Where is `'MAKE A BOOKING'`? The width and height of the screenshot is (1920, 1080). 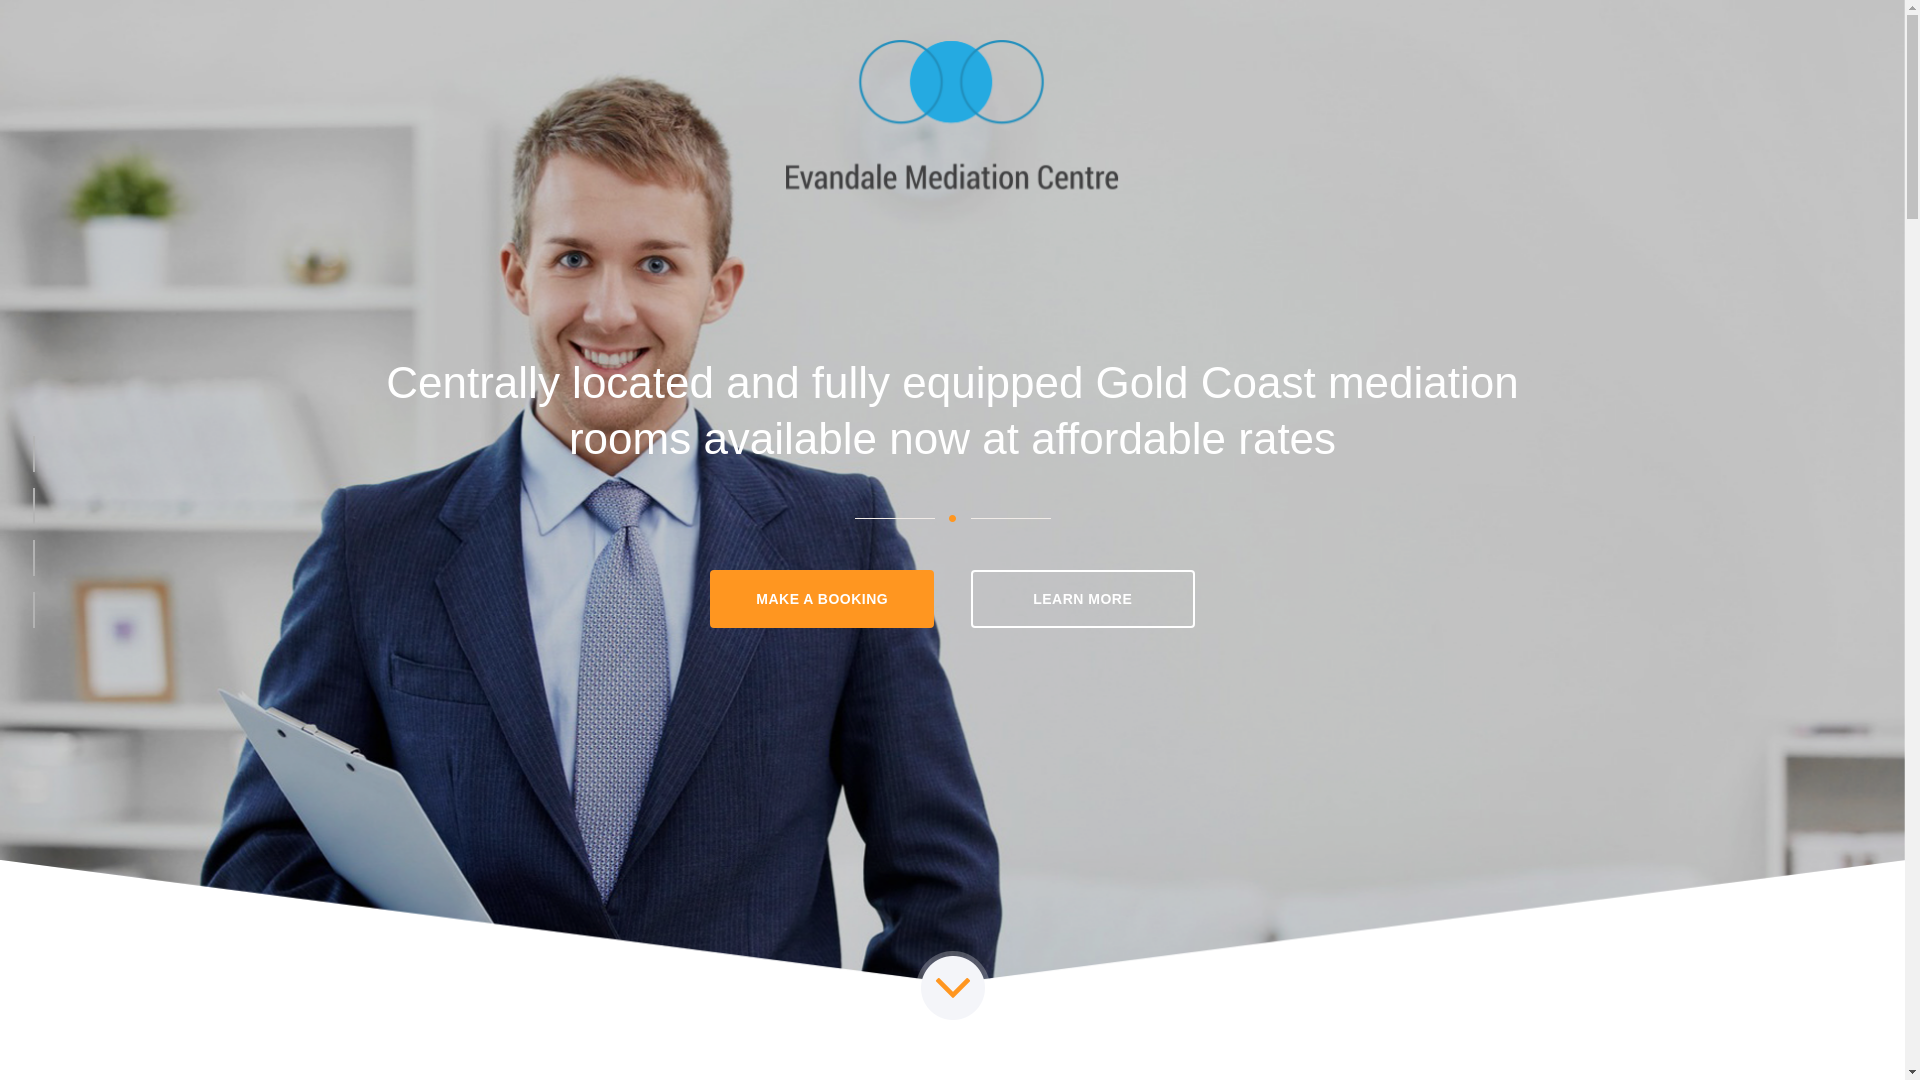
'MAKE A BOOKING' is located at coordinates (821, 597).